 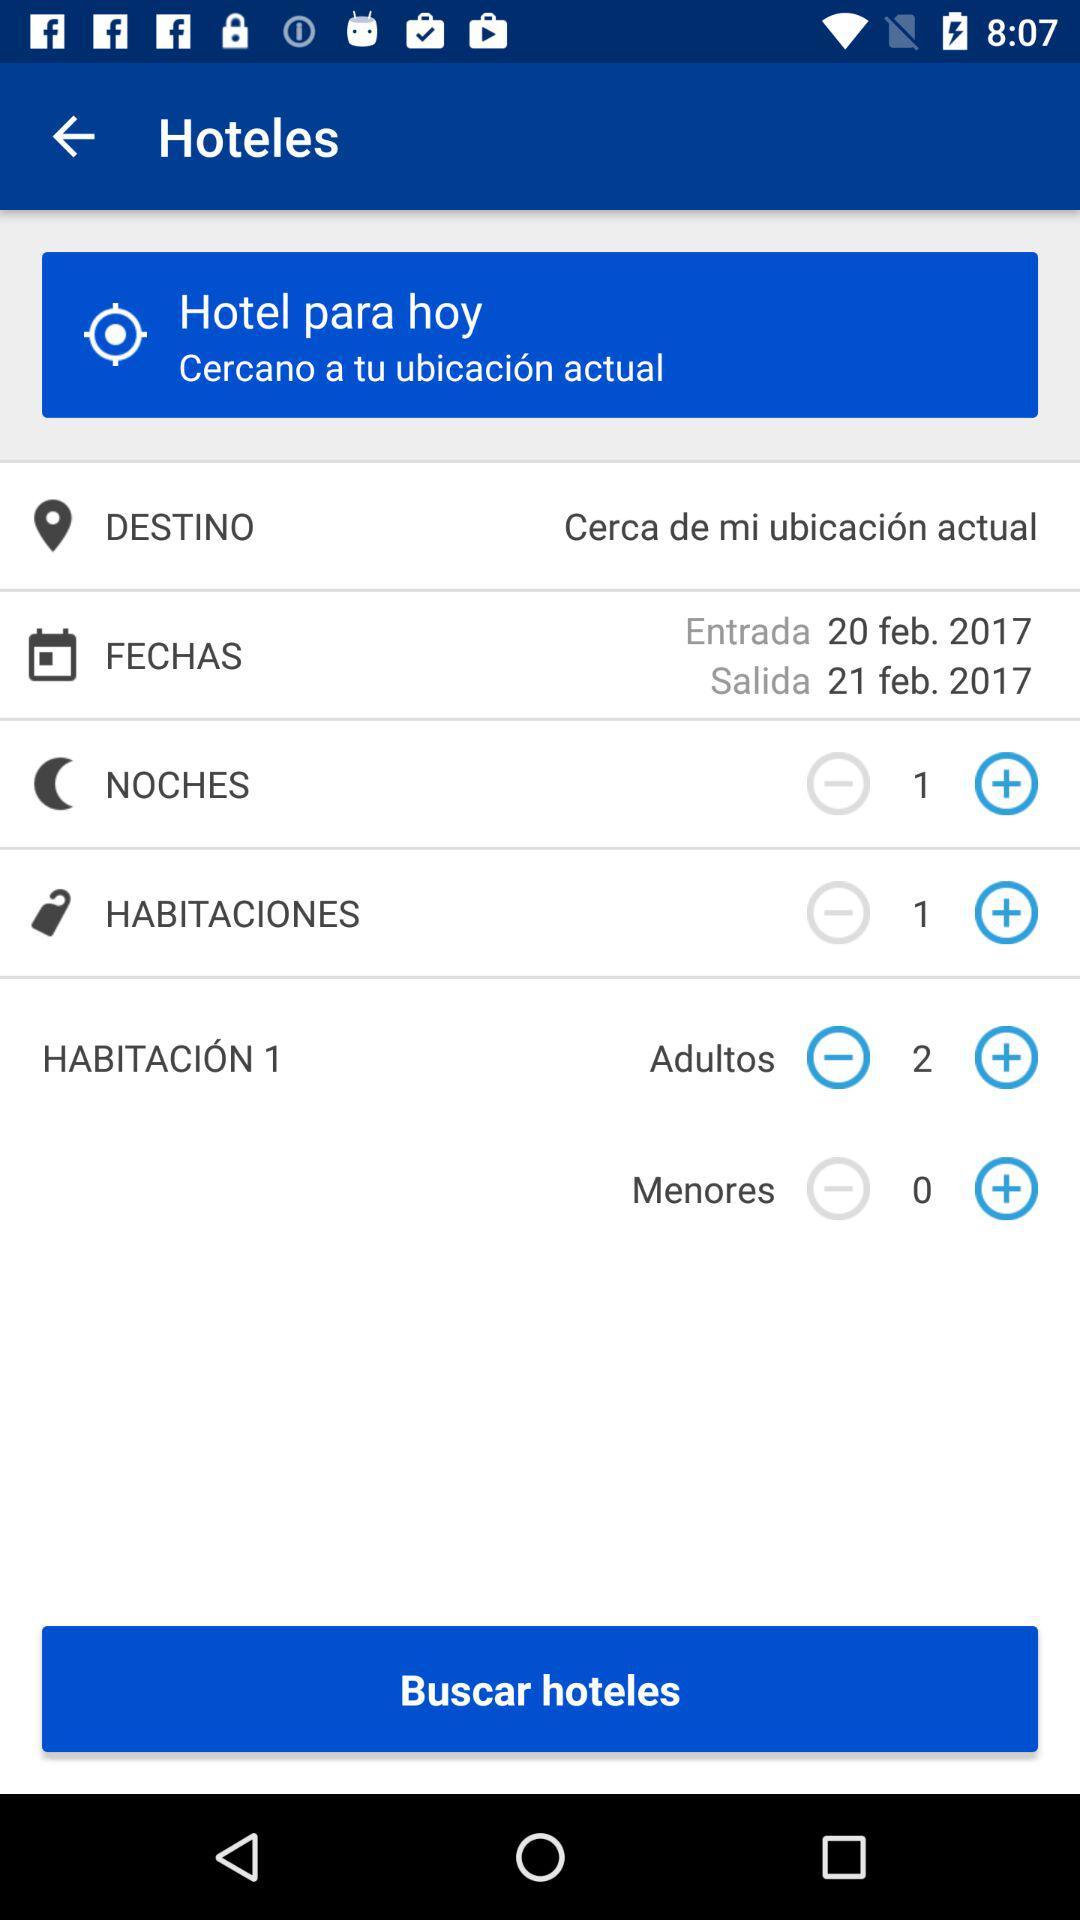 I want to click on the minus icon, so click(x=838, y=782).